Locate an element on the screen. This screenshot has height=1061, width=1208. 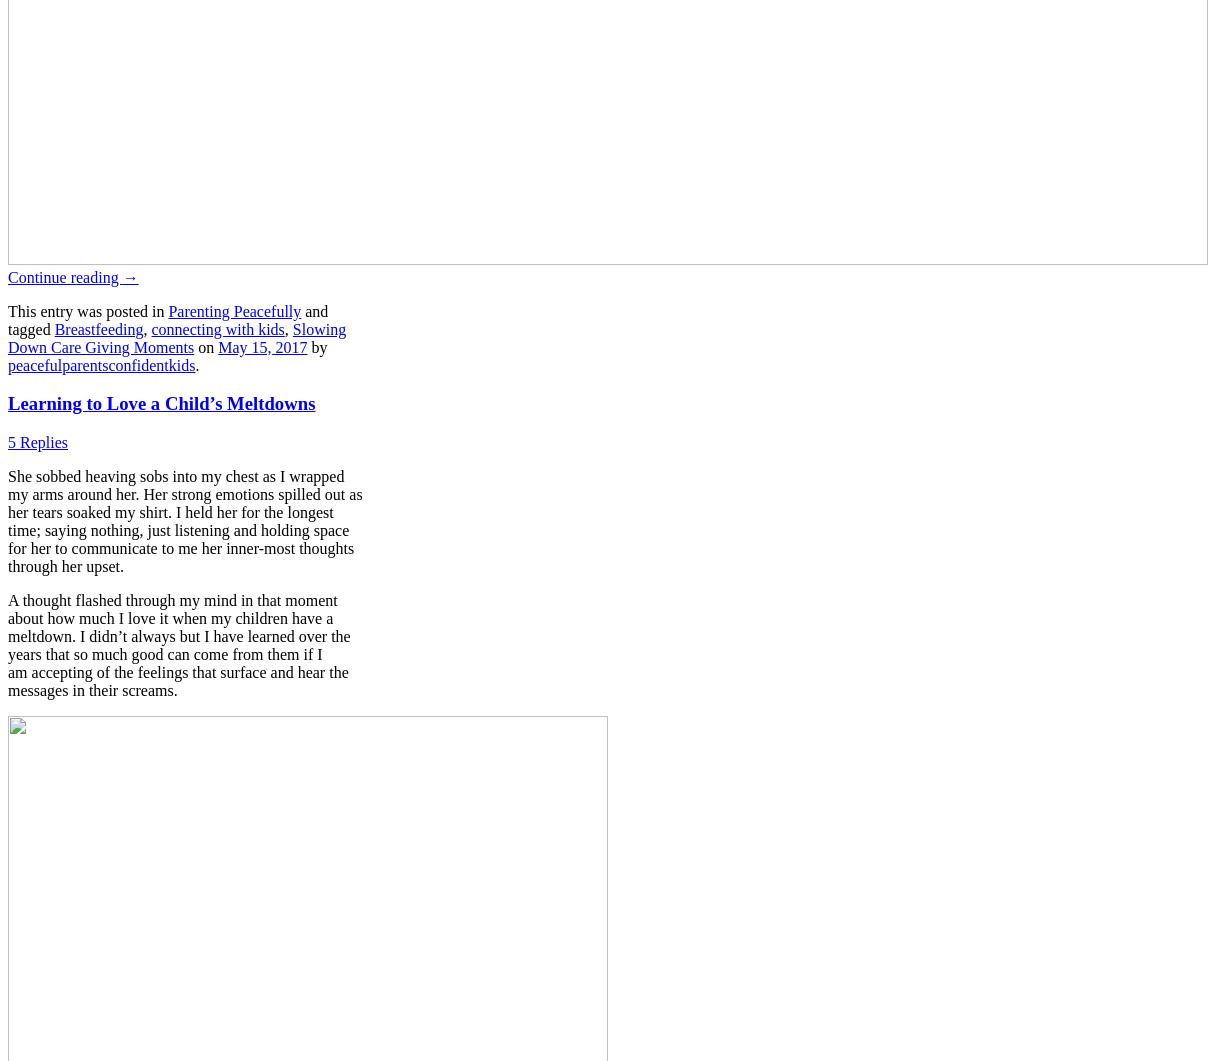
'5 Replies' is located at coordinates (37, 442).